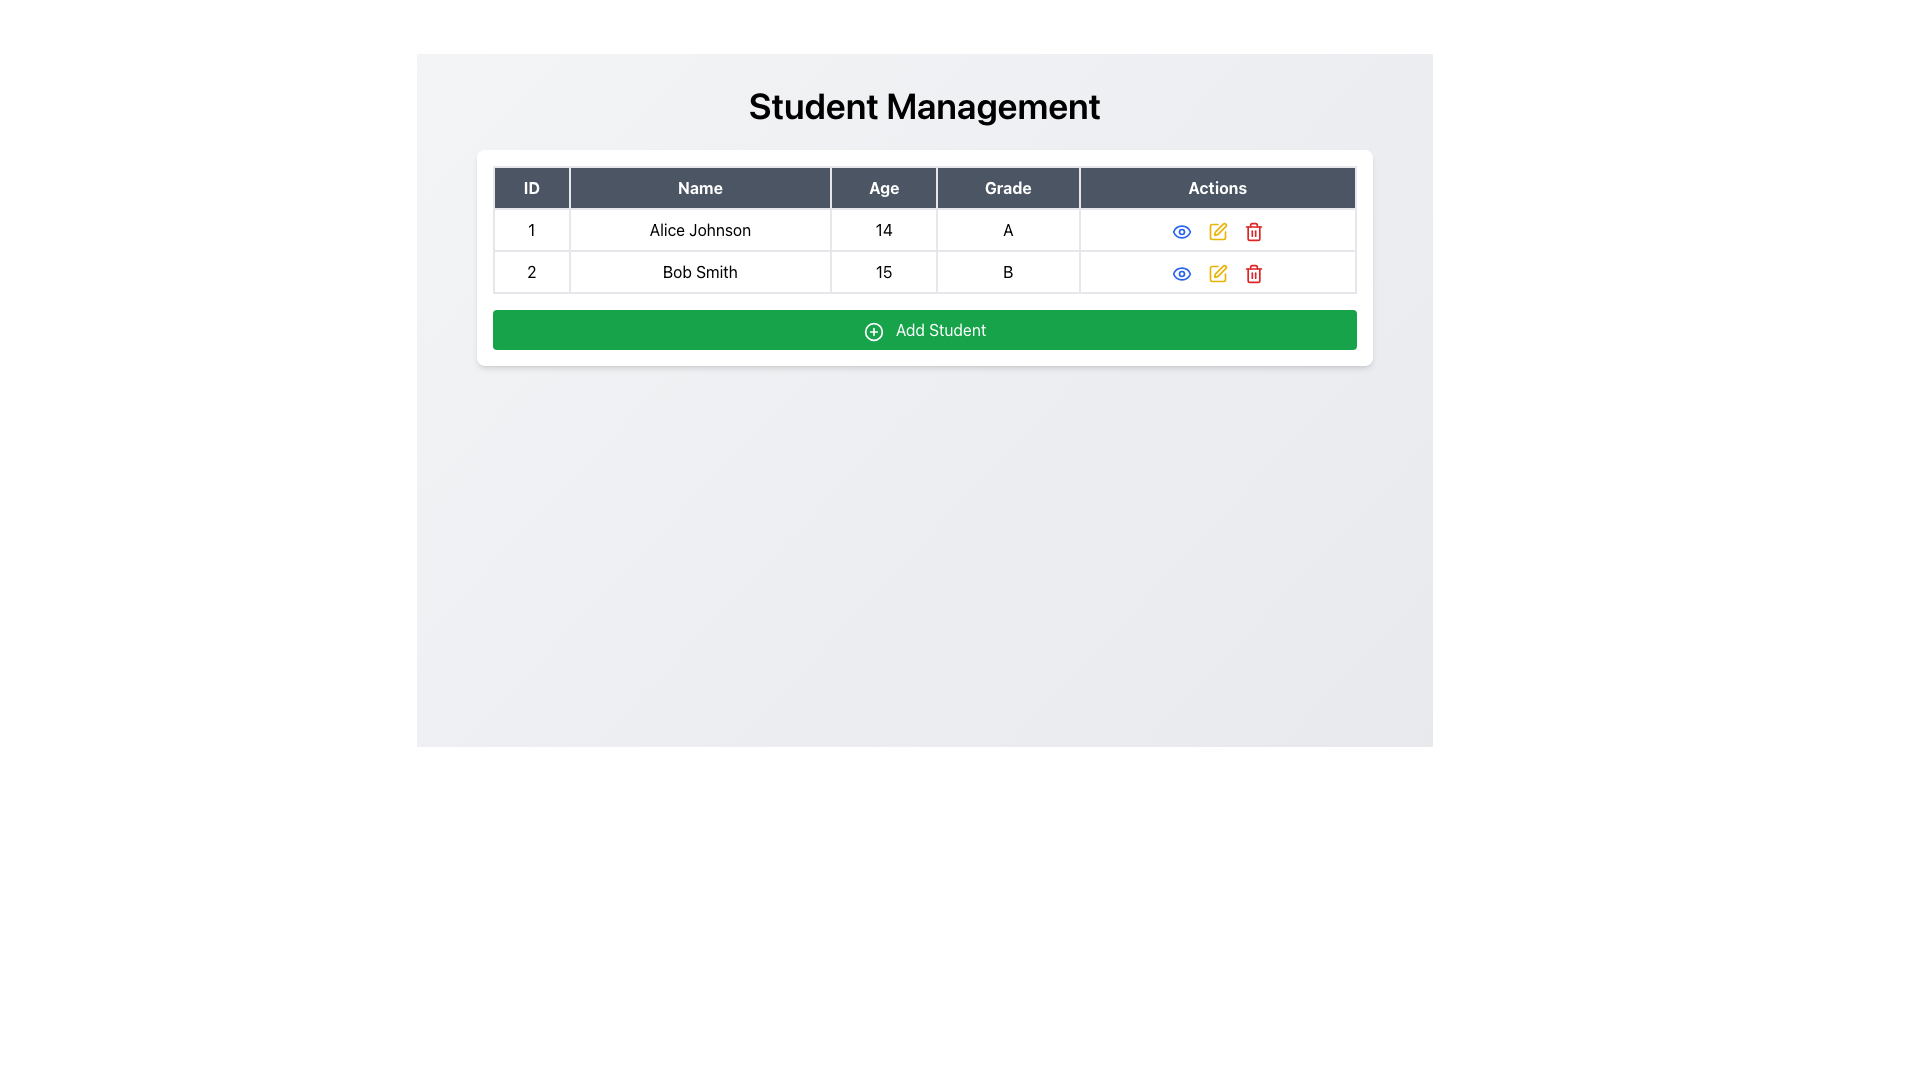 Image resolution: width=1920 pixels, height=1080 pixels. I want to click on the table cell displaying the age of the student 'Bob Smith', located in the second row under the 'Age' column header, so click(883, 272).